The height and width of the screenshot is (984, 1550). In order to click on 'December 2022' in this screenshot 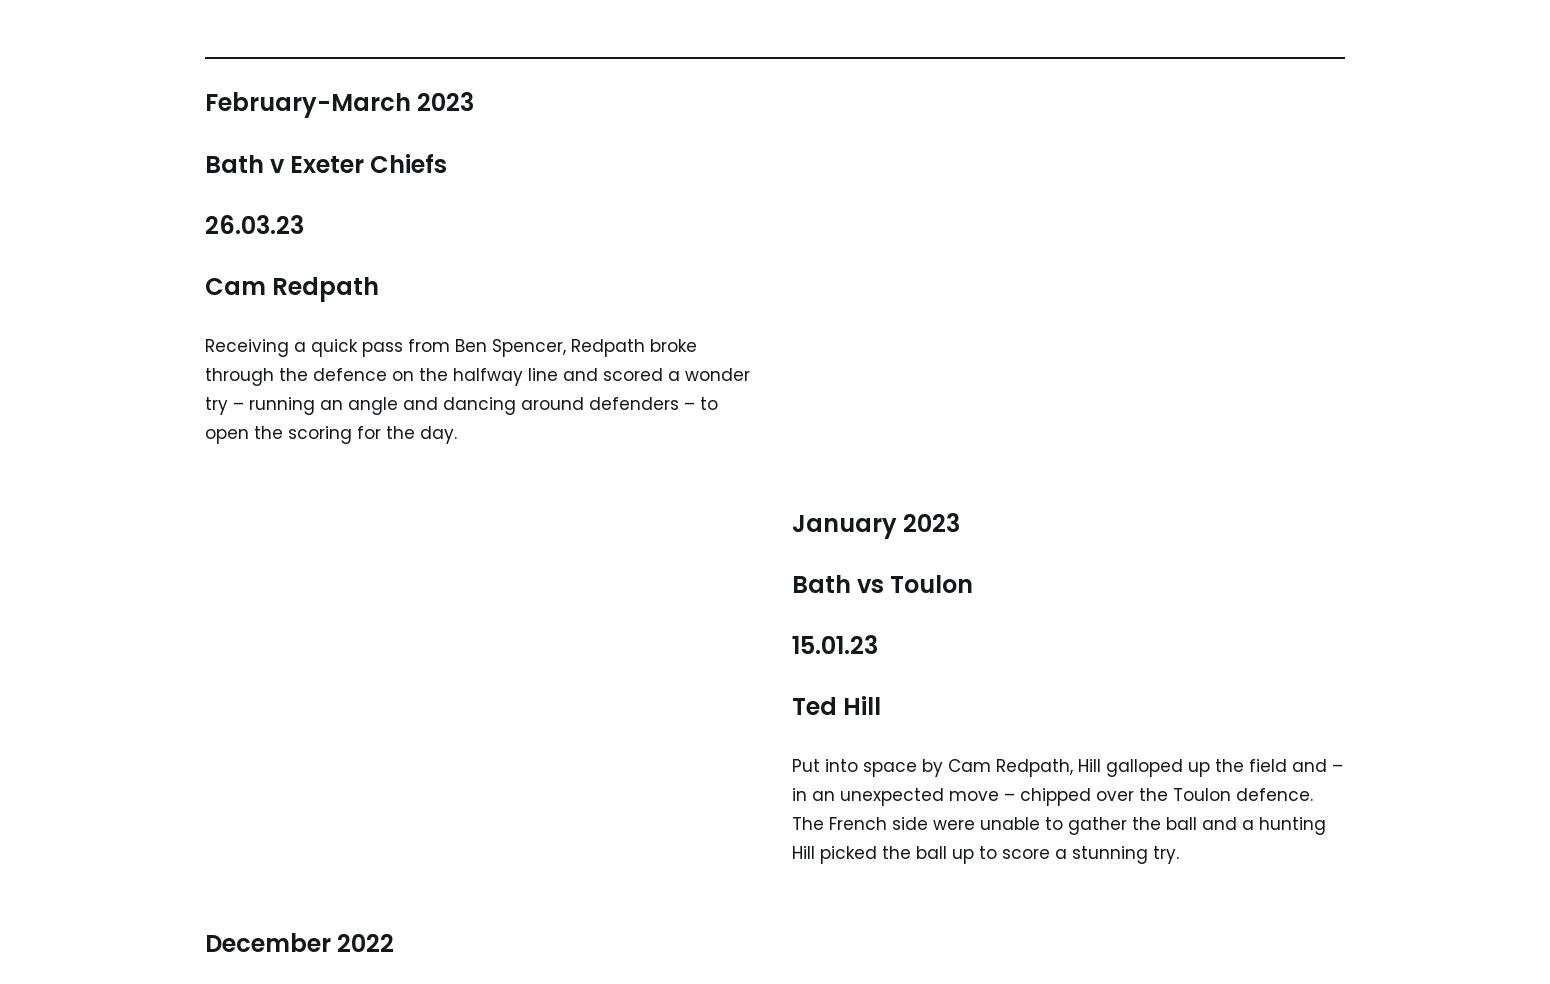, I will do `click(299, 942)`.